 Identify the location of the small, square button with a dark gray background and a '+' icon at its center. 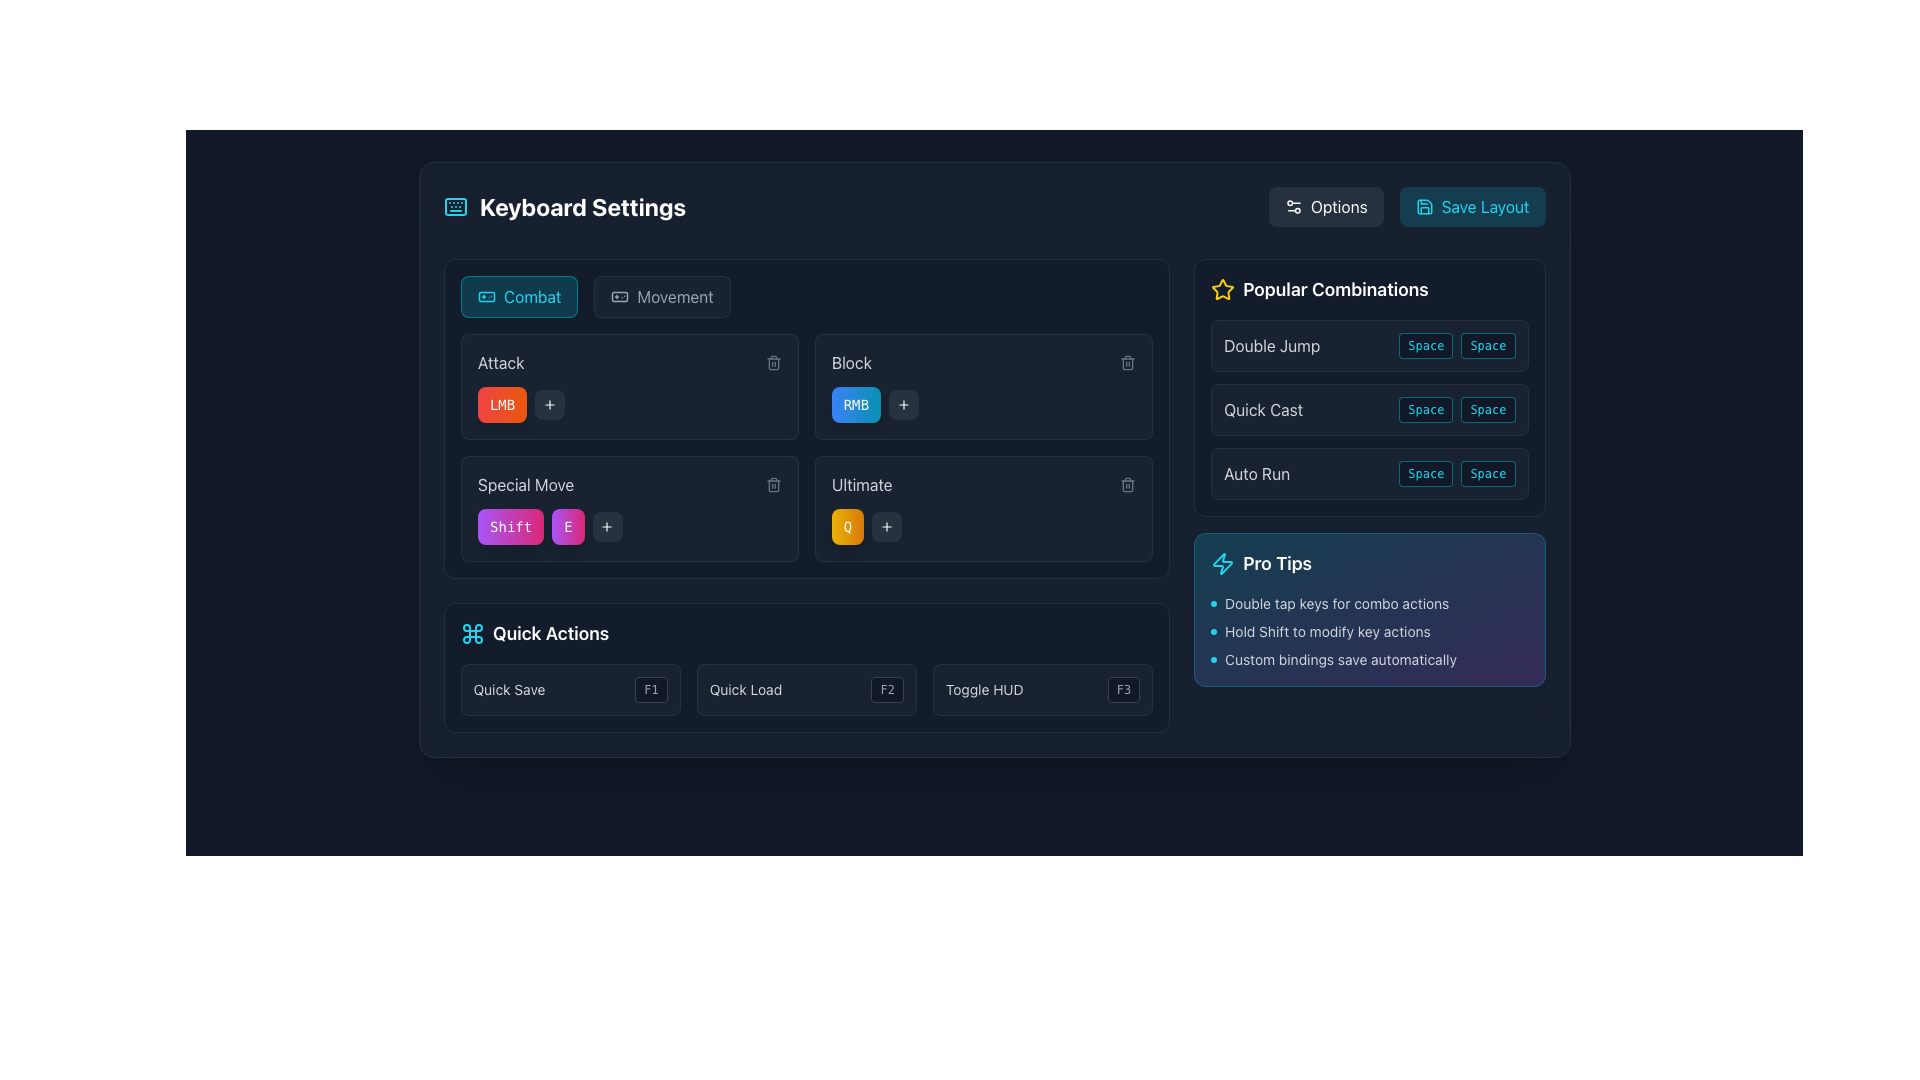
(549, 405).